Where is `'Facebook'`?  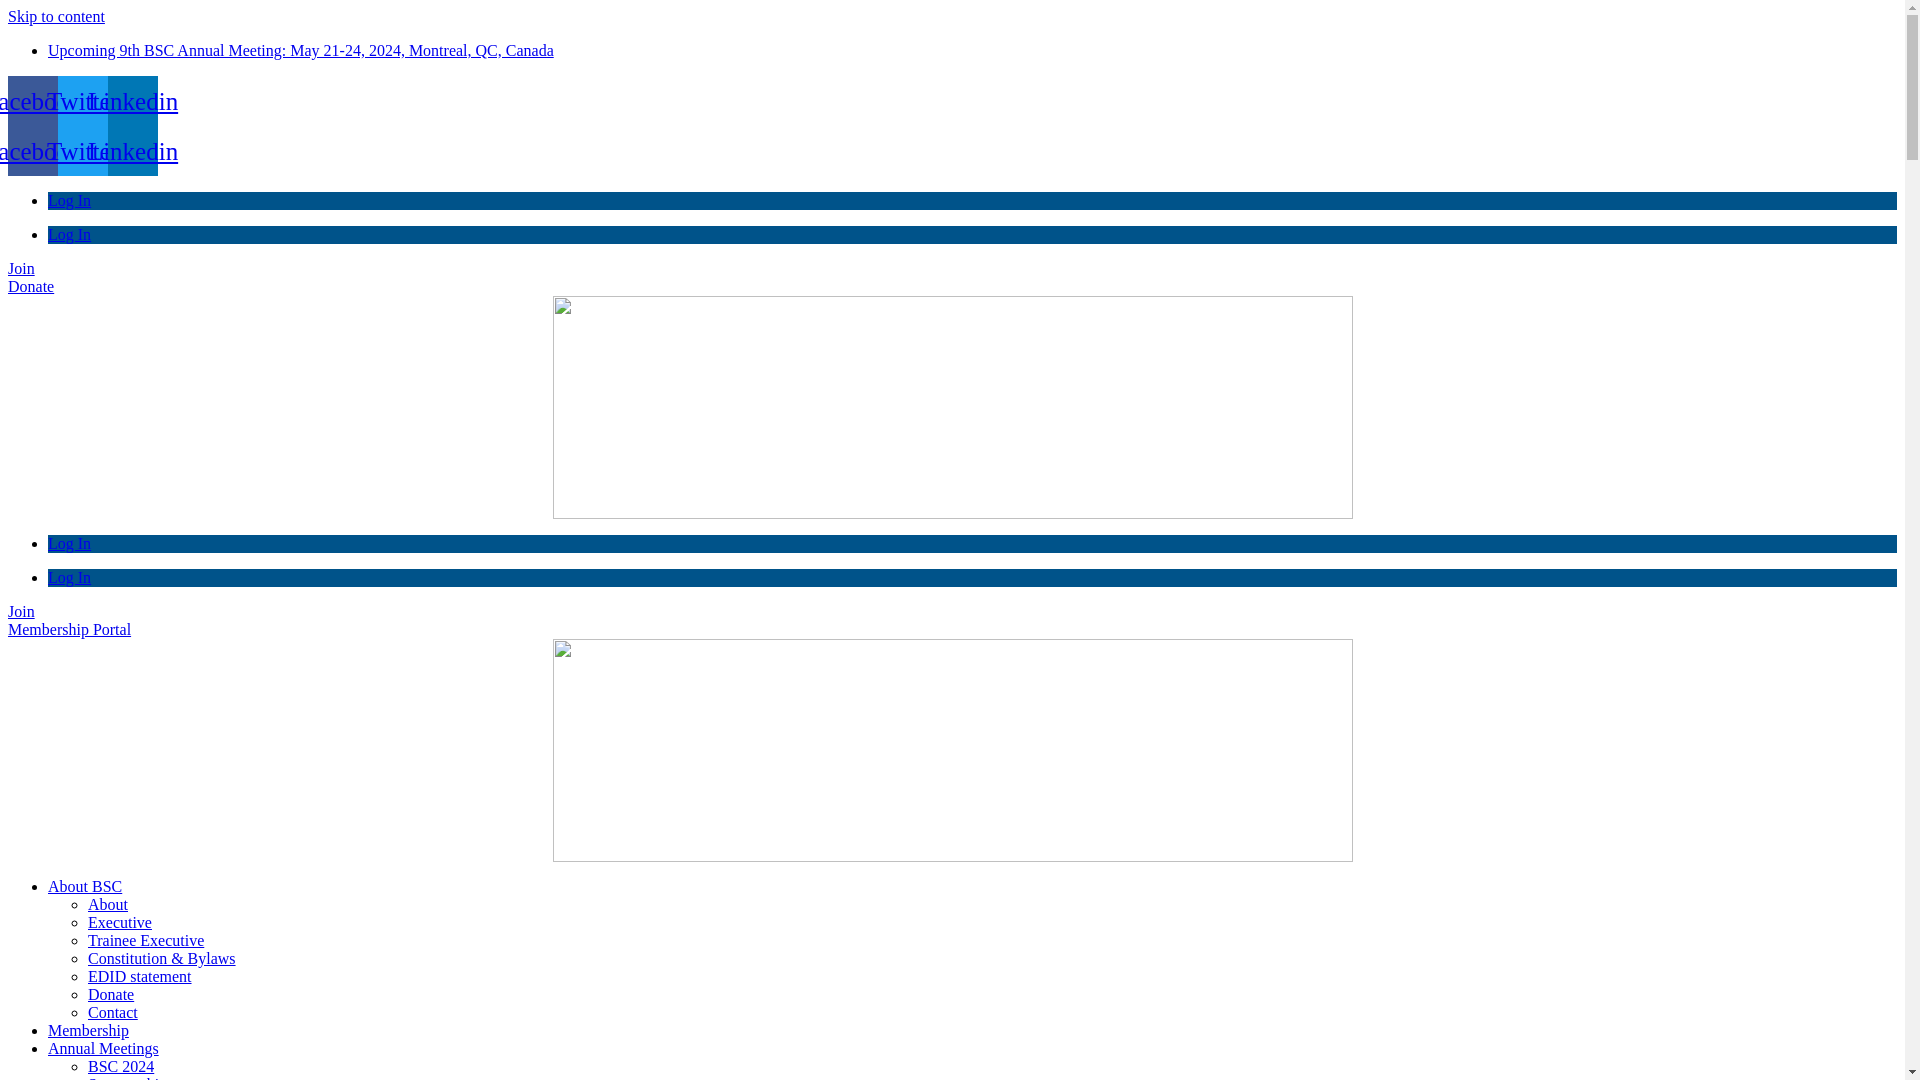
'Facebook' is located at coordinates (33, 149).